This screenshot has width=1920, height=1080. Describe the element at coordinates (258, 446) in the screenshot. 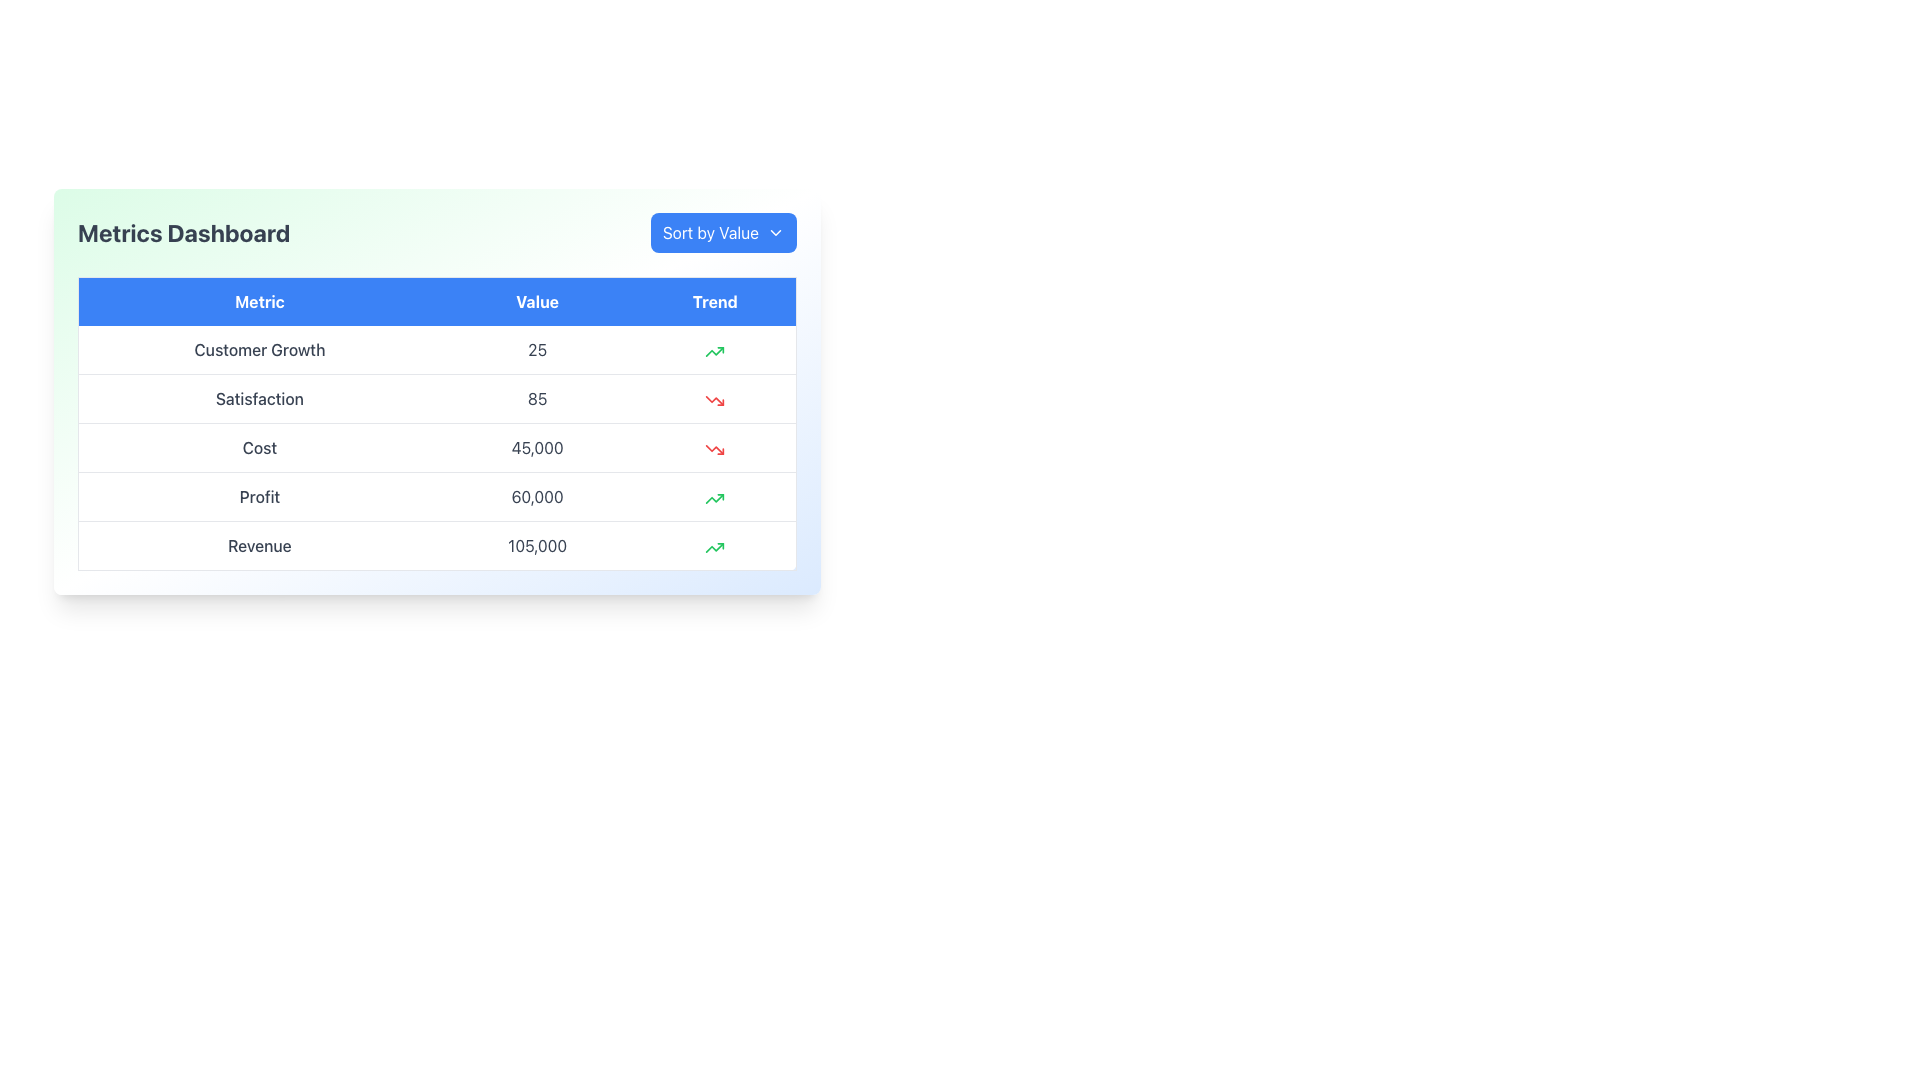

I see `the Text Label indicating 'Cost' located in the third row under the 'Metric' column of the table` at that location.